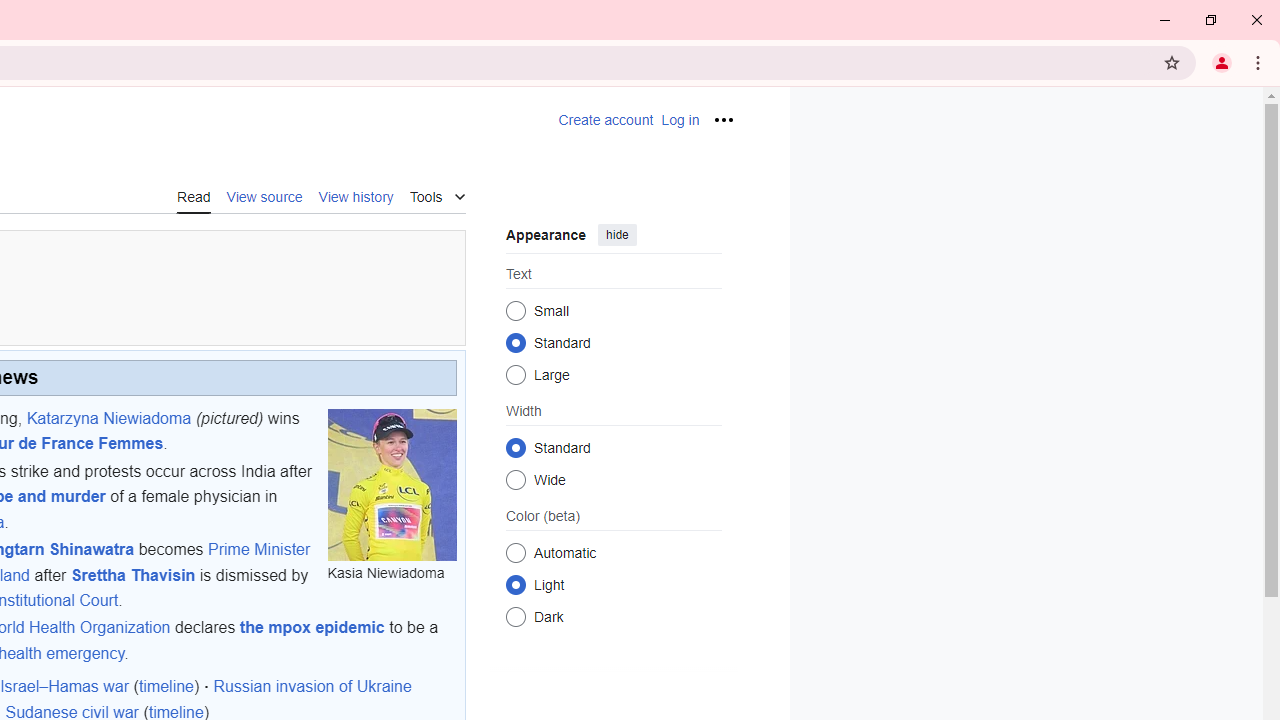  I want to click on 'Tools', so click(436, 194).